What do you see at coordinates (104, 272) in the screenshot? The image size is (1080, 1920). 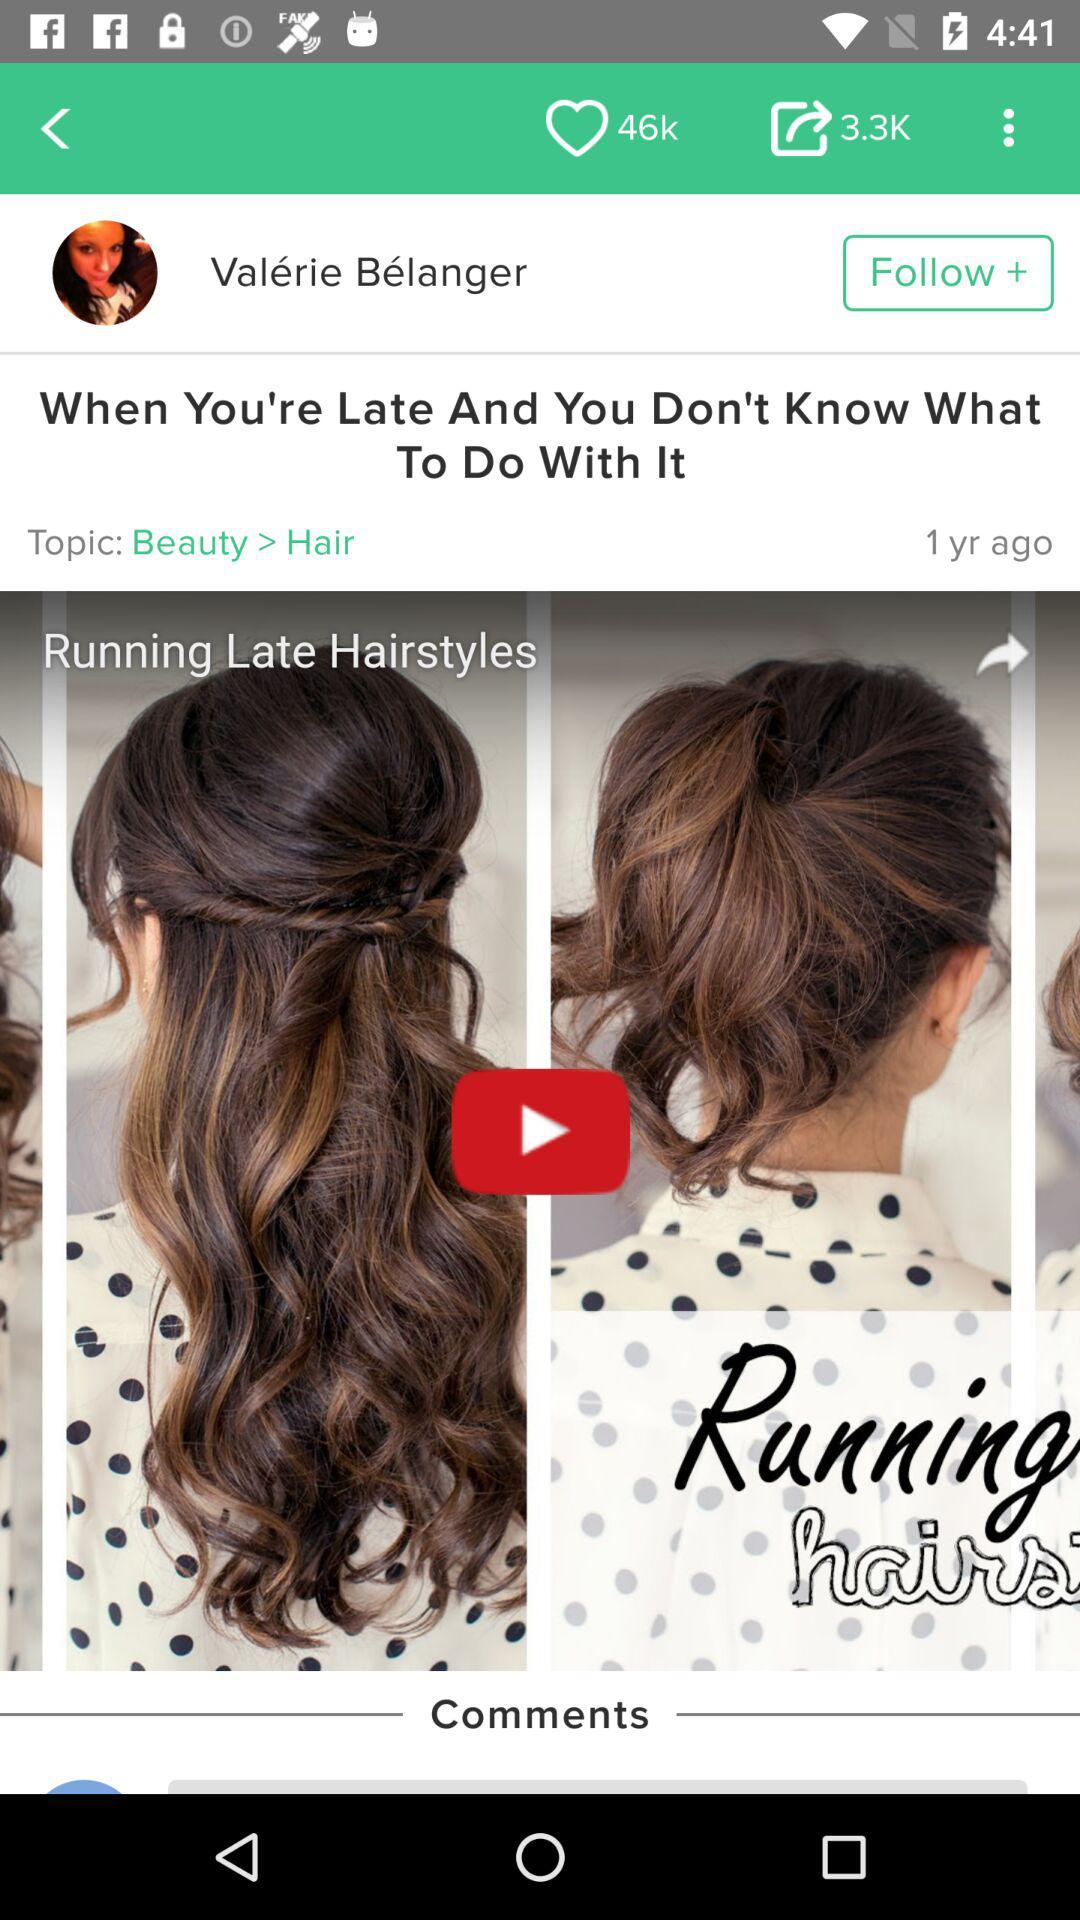 I see `profile picture` at bounding box center [104, 272].